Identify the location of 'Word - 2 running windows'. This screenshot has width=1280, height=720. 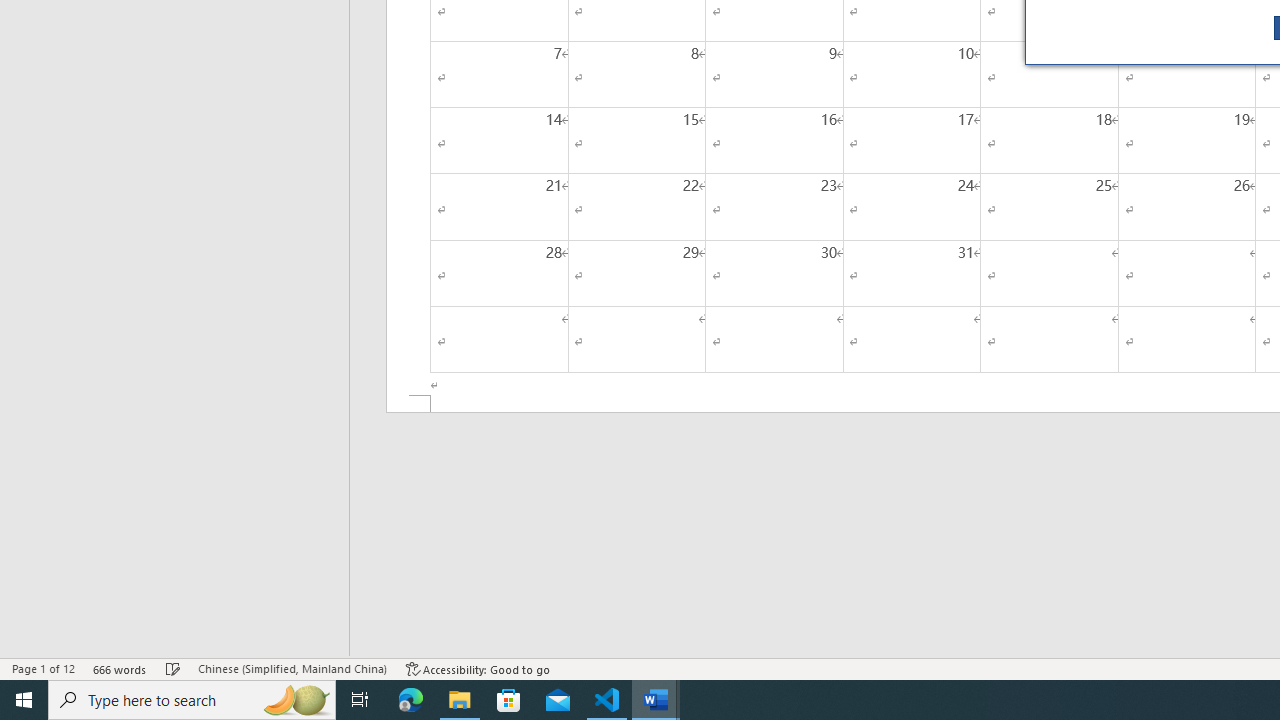
(656, 698).